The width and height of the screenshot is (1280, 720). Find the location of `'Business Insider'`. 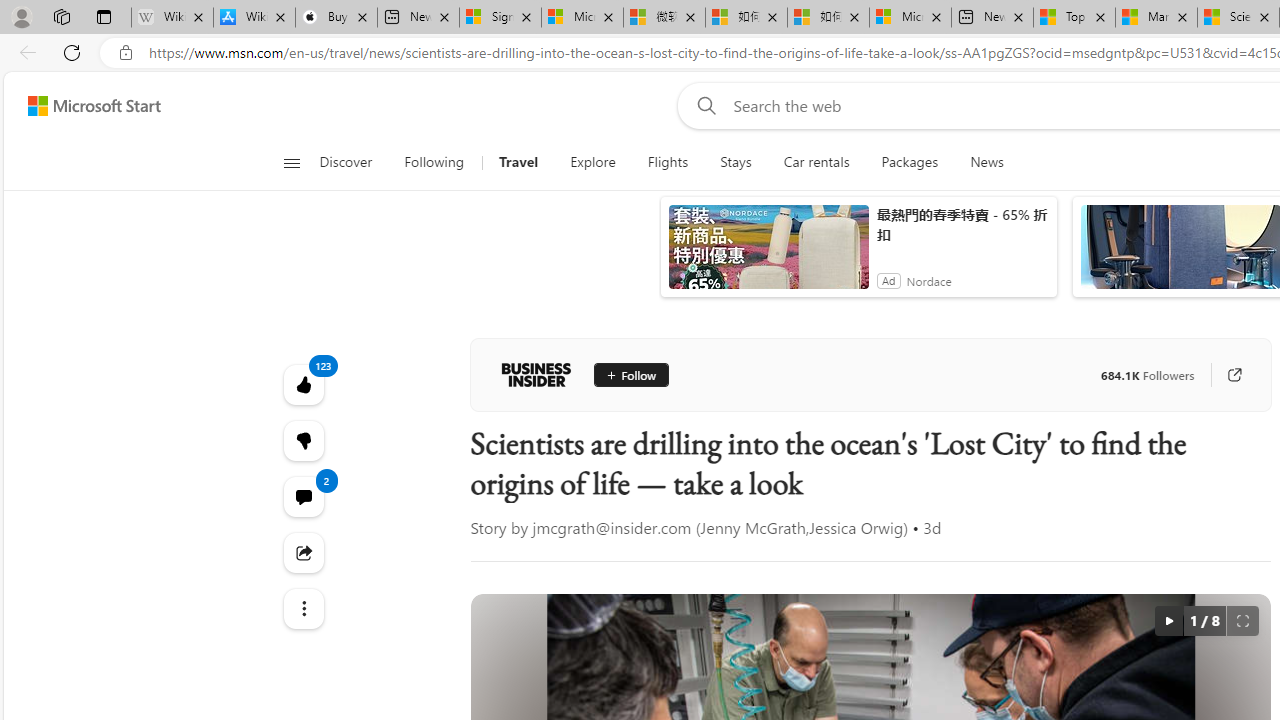

'Business Insider' is located at coordinates (536, 375).